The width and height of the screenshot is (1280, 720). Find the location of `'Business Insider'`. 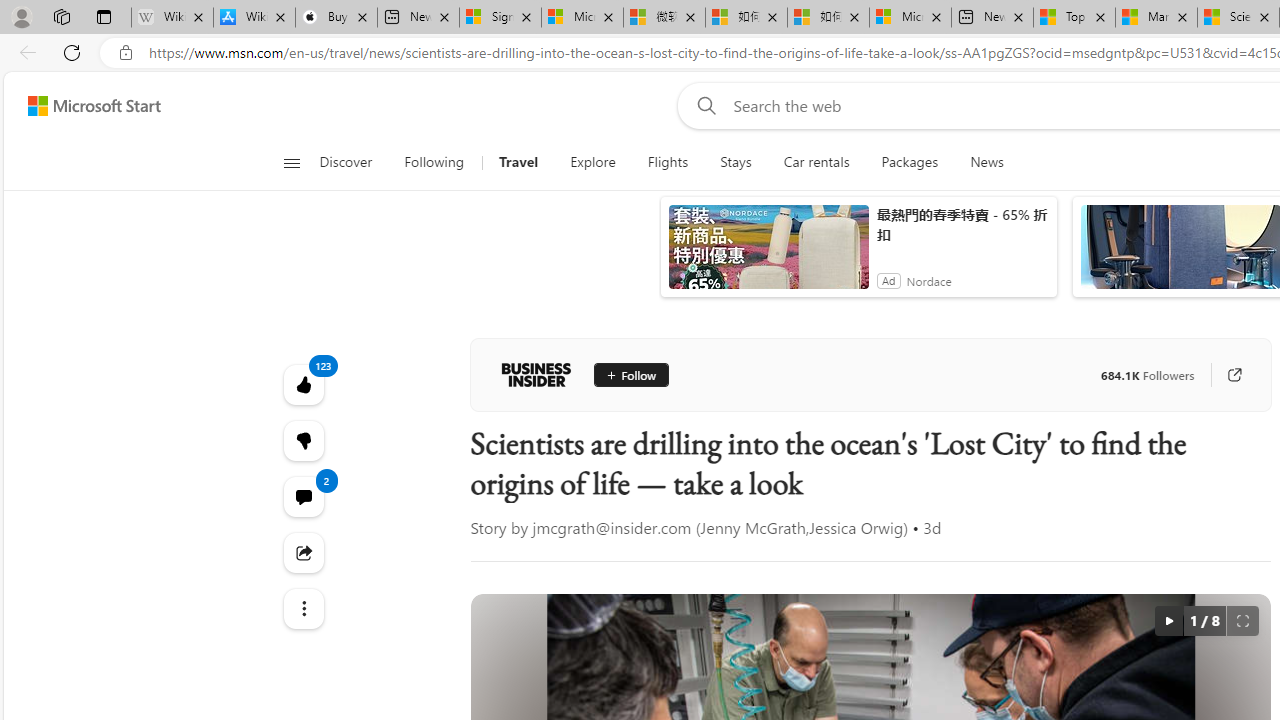

'Business Insider' is located at coordinates (536, 375).